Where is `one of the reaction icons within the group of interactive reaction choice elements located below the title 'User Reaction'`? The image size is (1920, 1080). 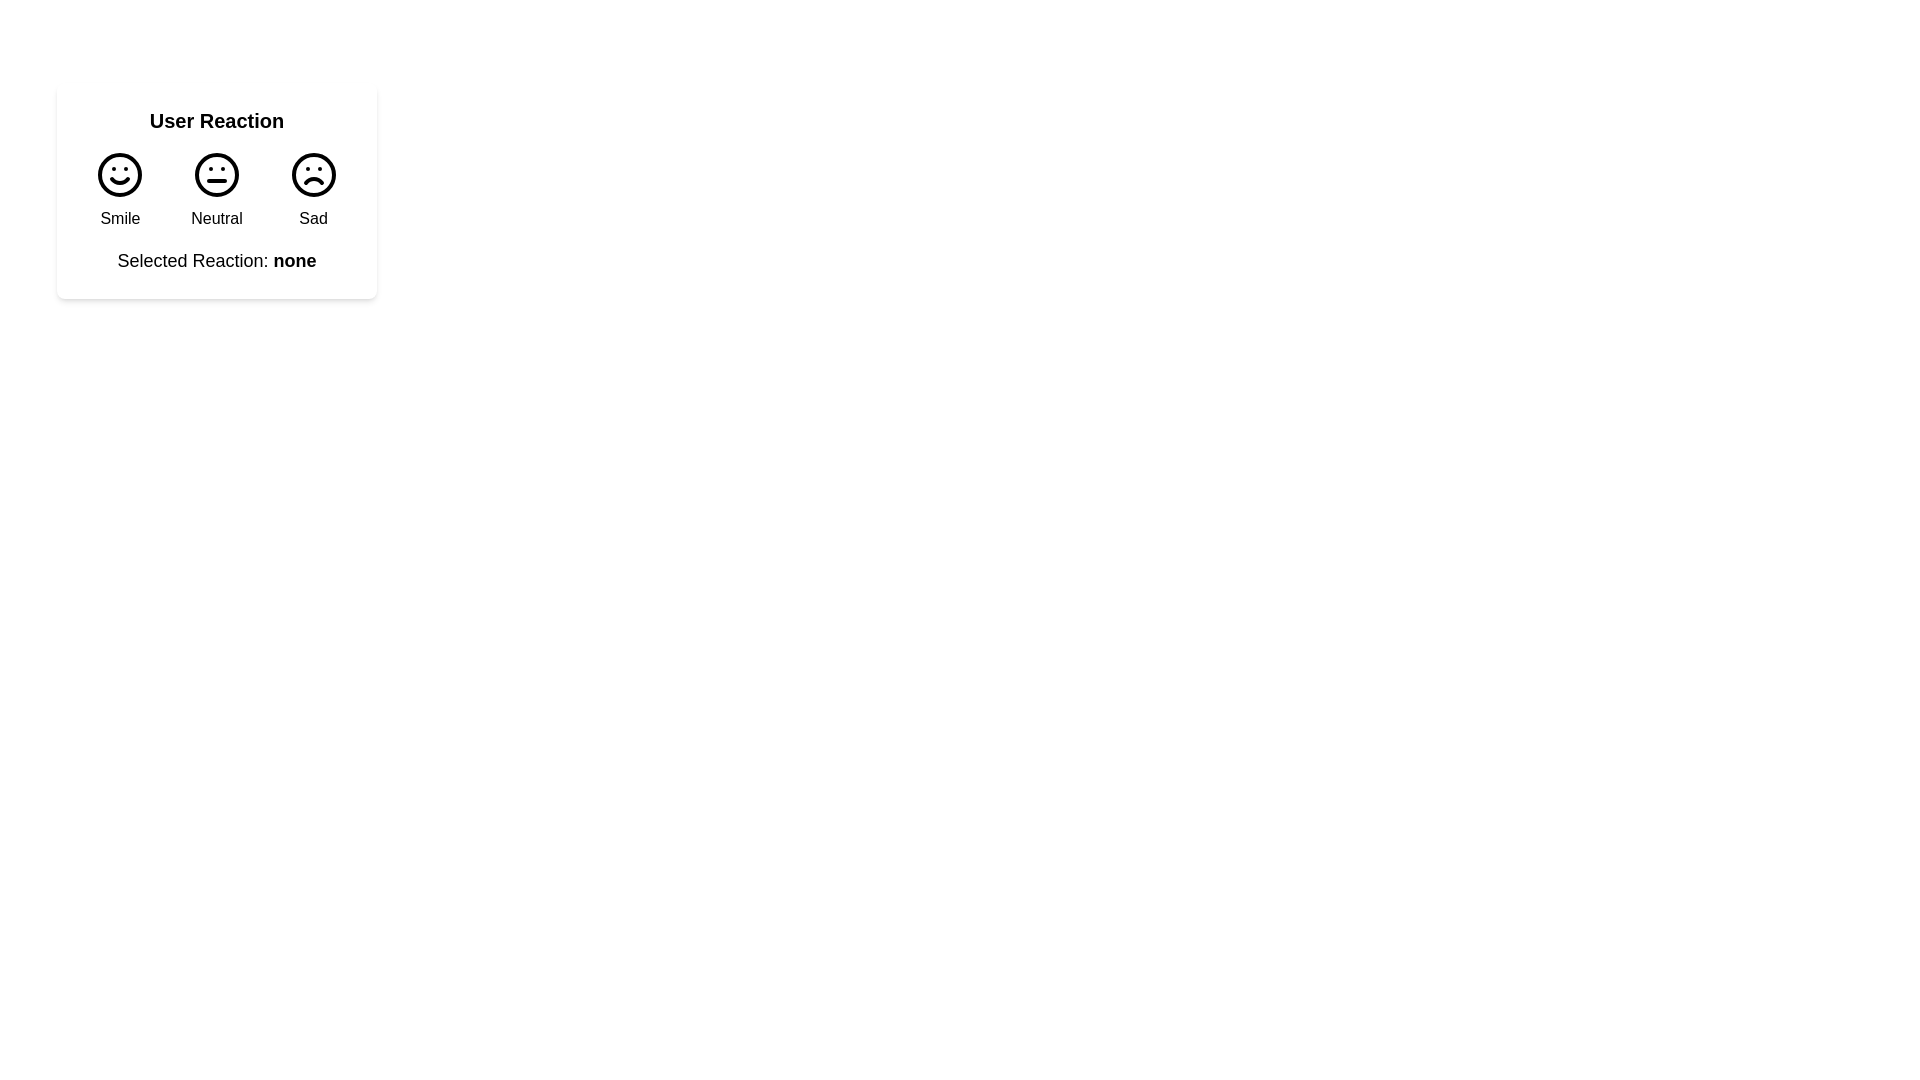
one of the reaction icons within the group of interactive reaction choice elements located below the title 'User Reaction' is located at coordinates (216, 191).